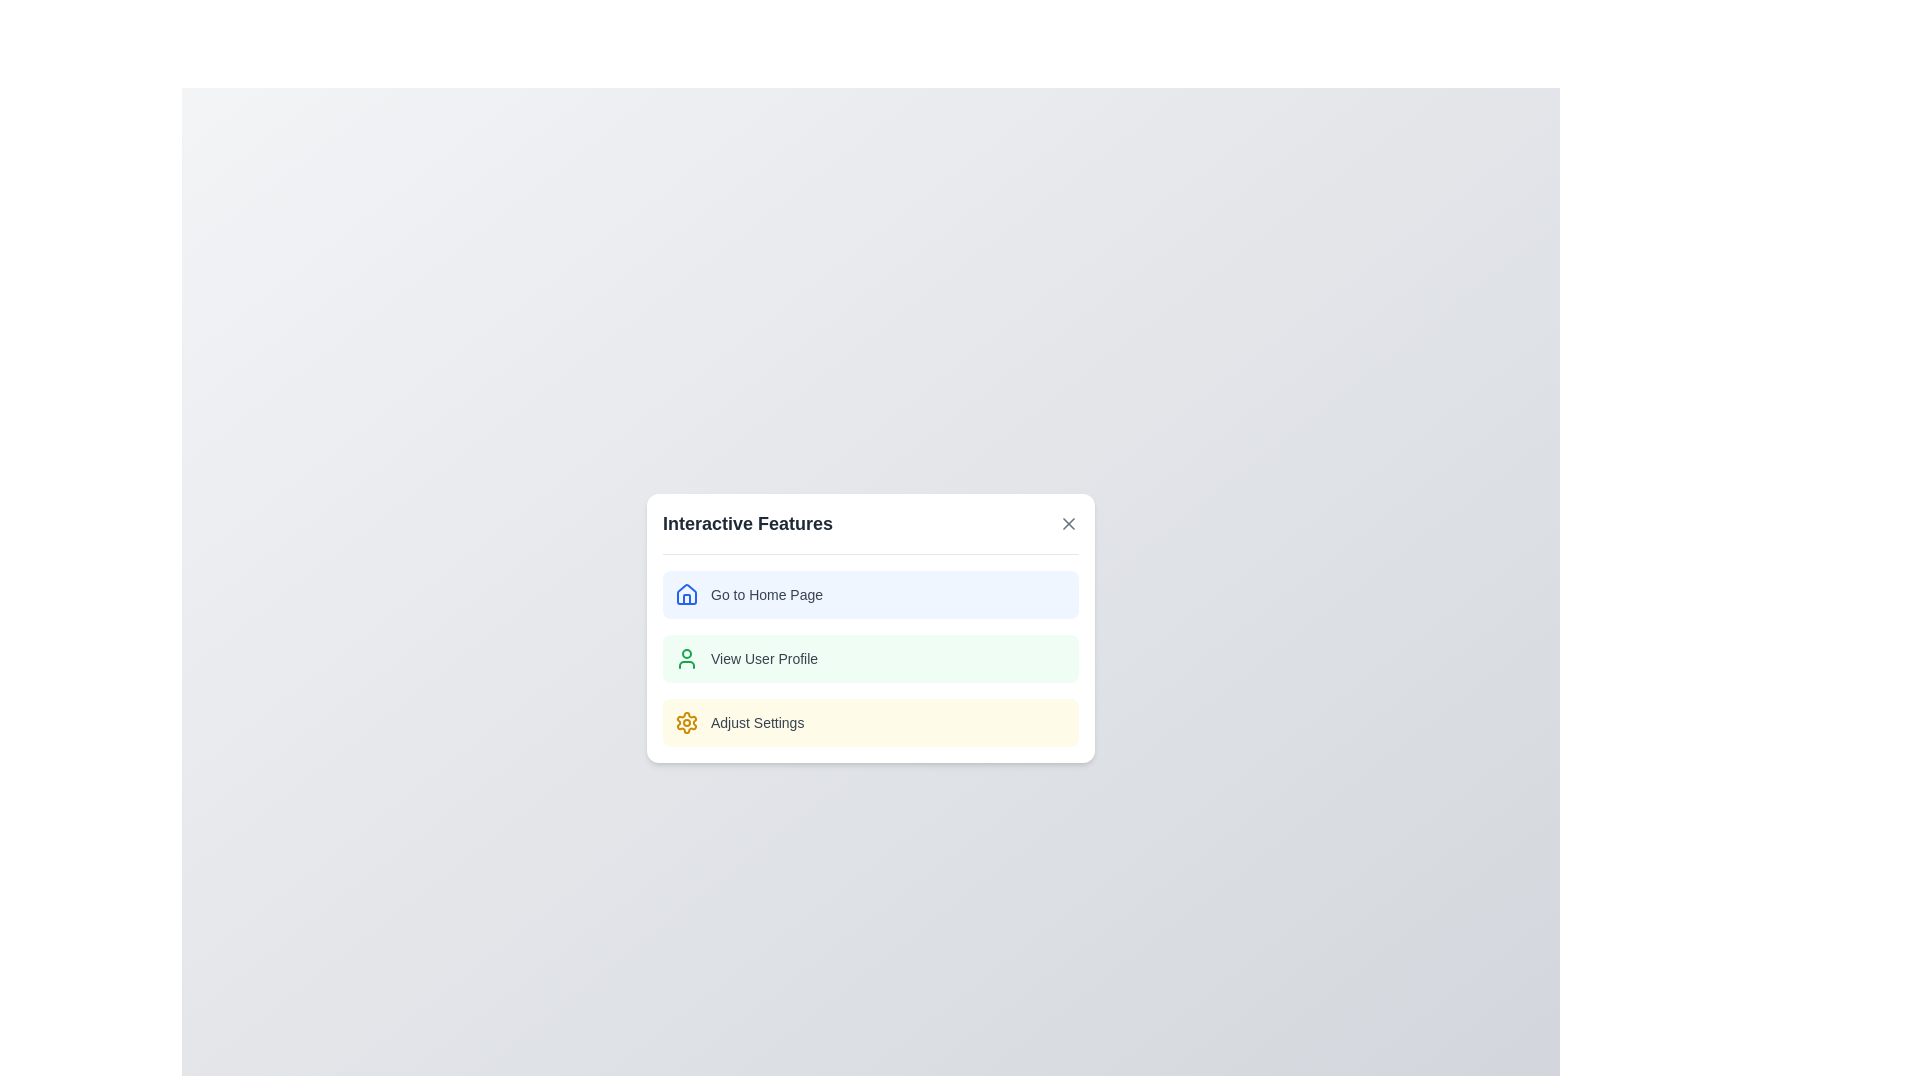 This screenshot has width=1920, height=1080. I want to click on the second button in the vertically stacked list, so click(870, 658).